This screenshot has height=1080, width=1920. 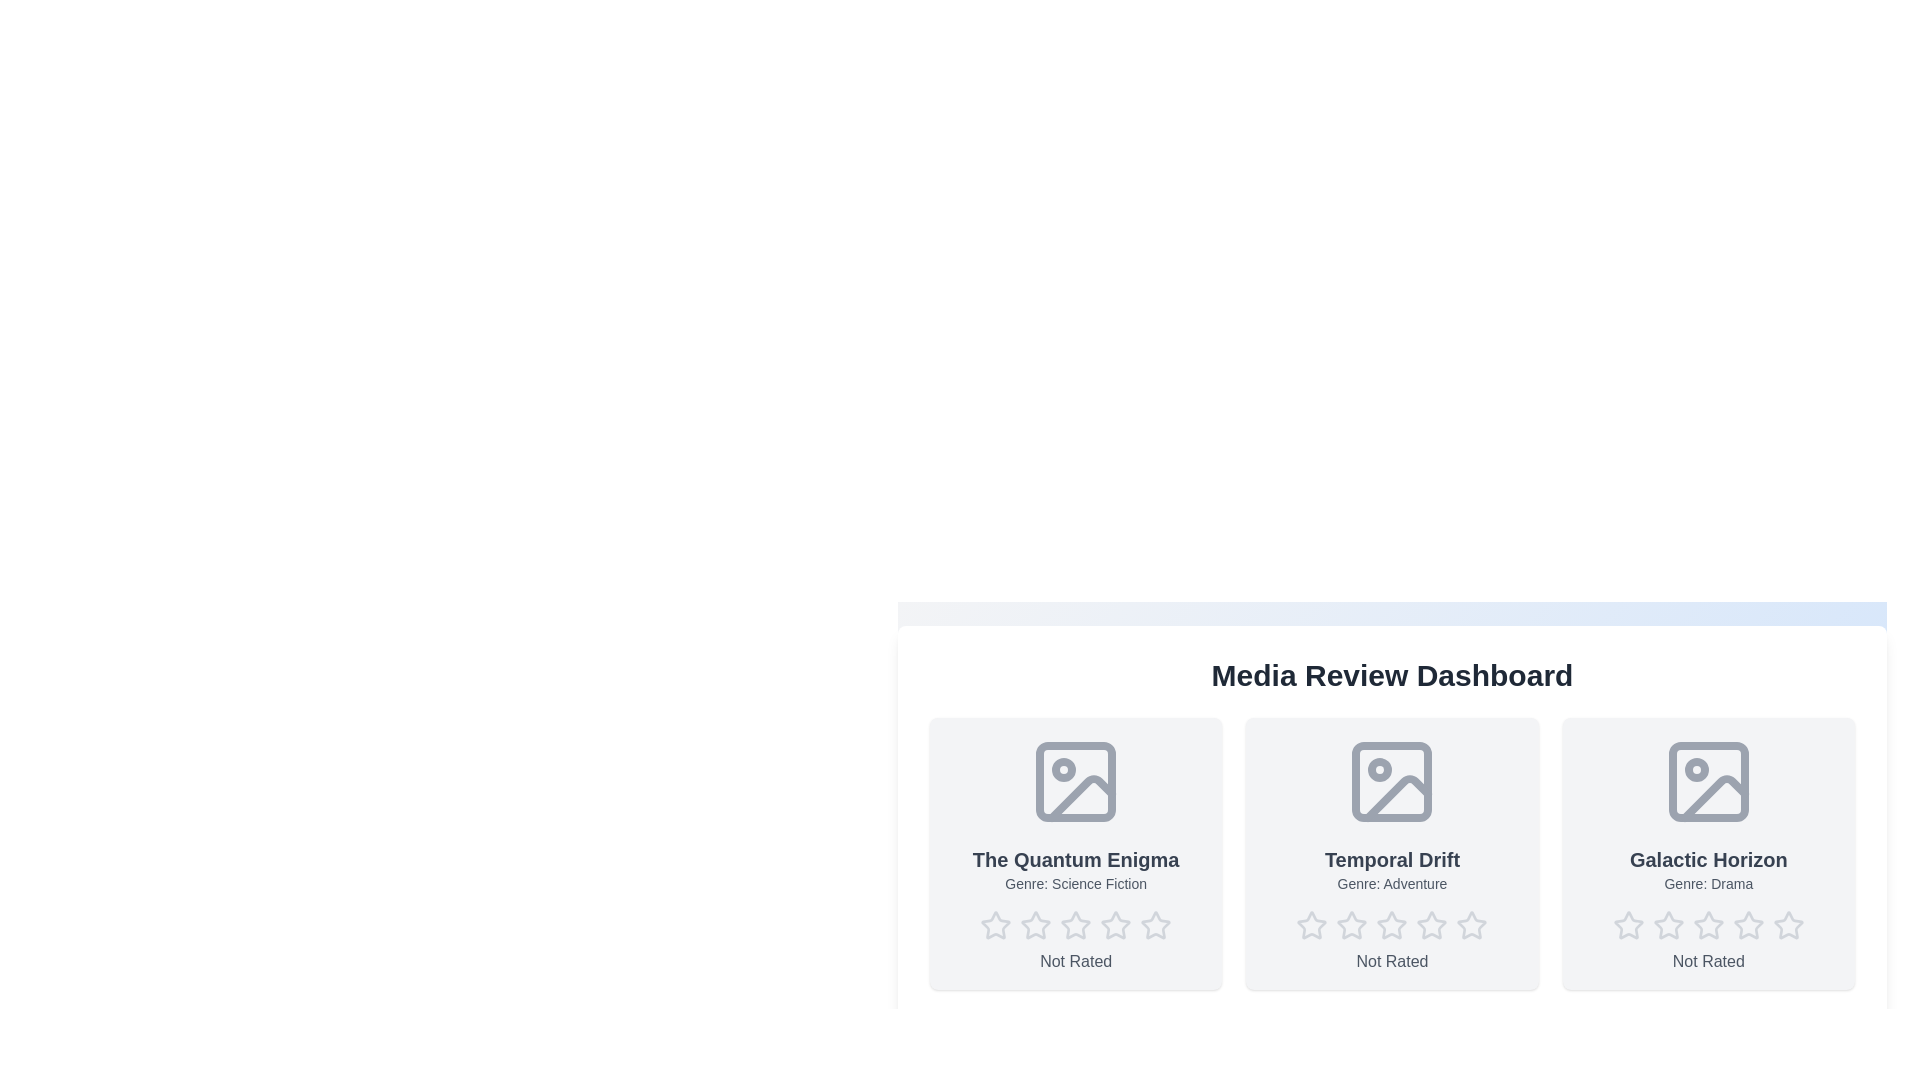 I want to click on the title of the media item The Quantum Enigma to select or highlight it, so click(x=1075, y=859).